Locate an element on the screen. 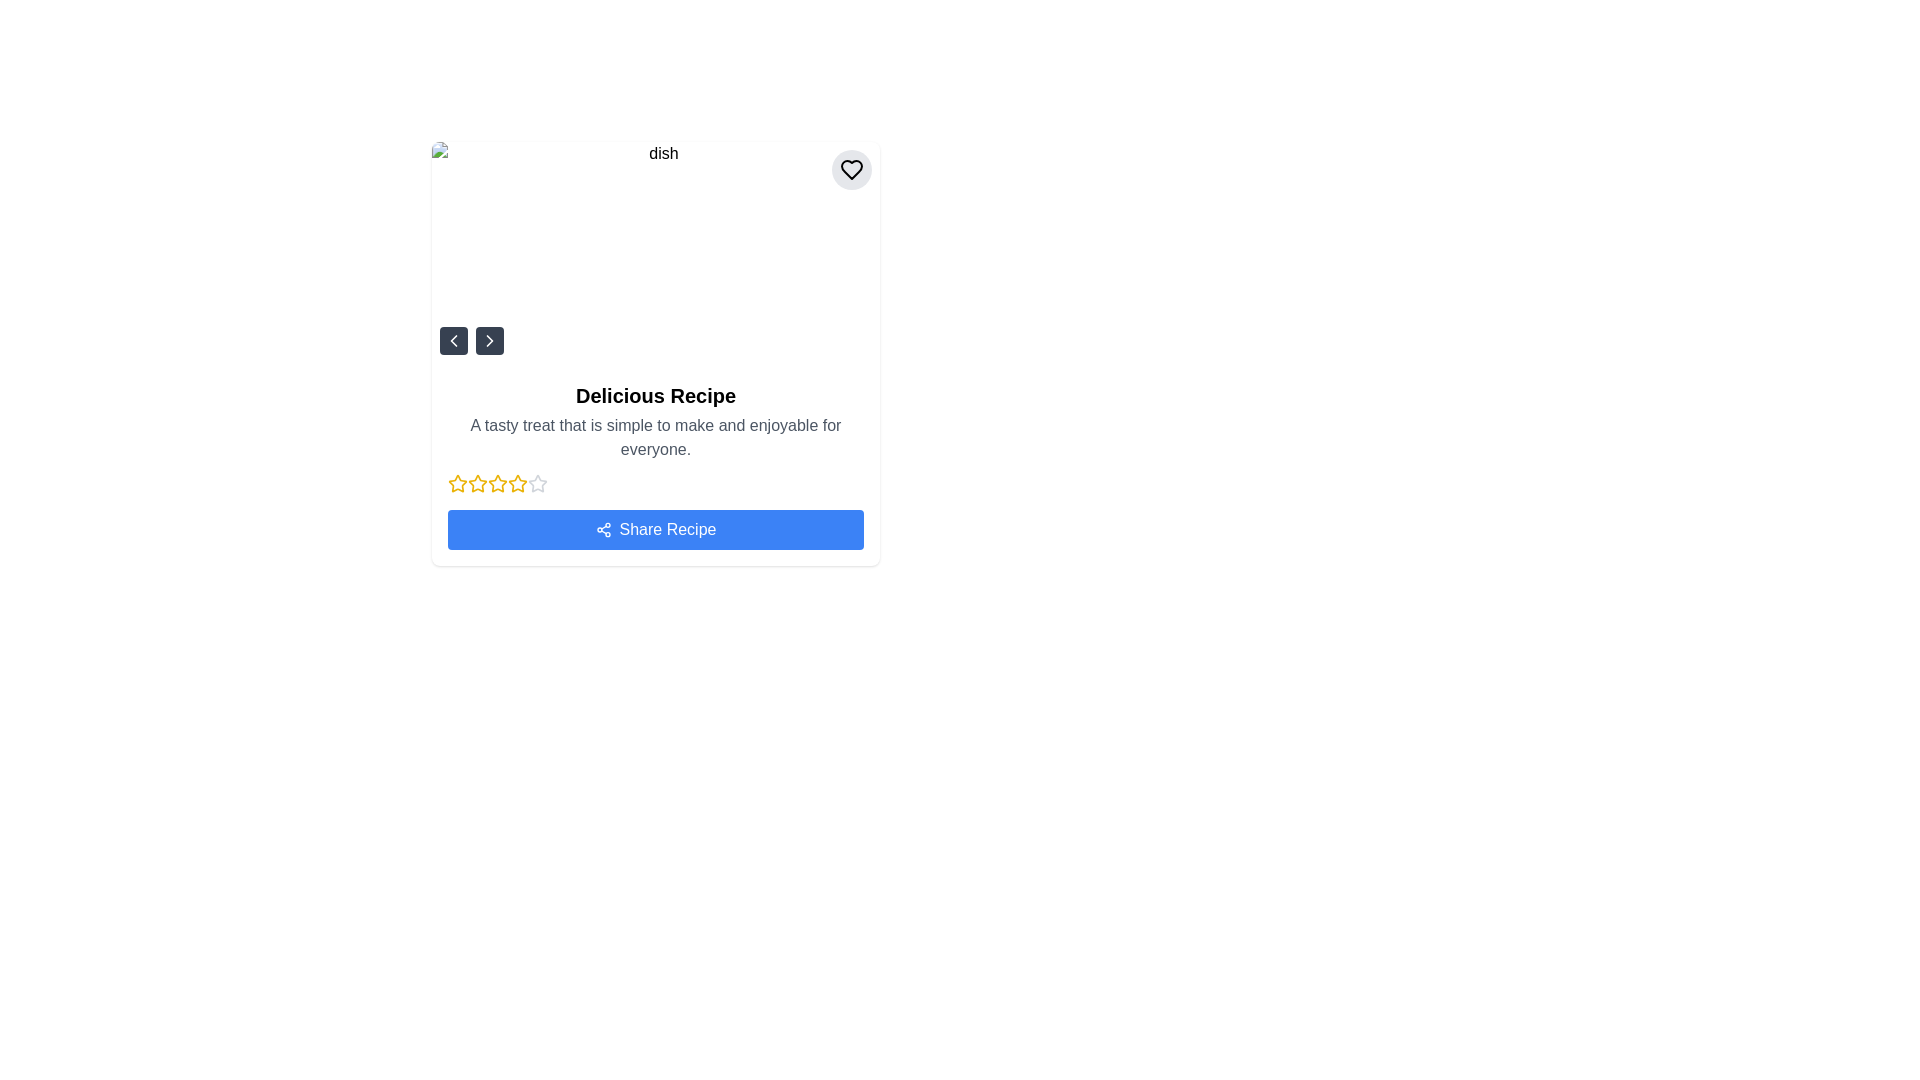 The width and height of the screenshot is (1920, 1080). the third yellow star icon in the rating system is located at coordinates (477, 483).